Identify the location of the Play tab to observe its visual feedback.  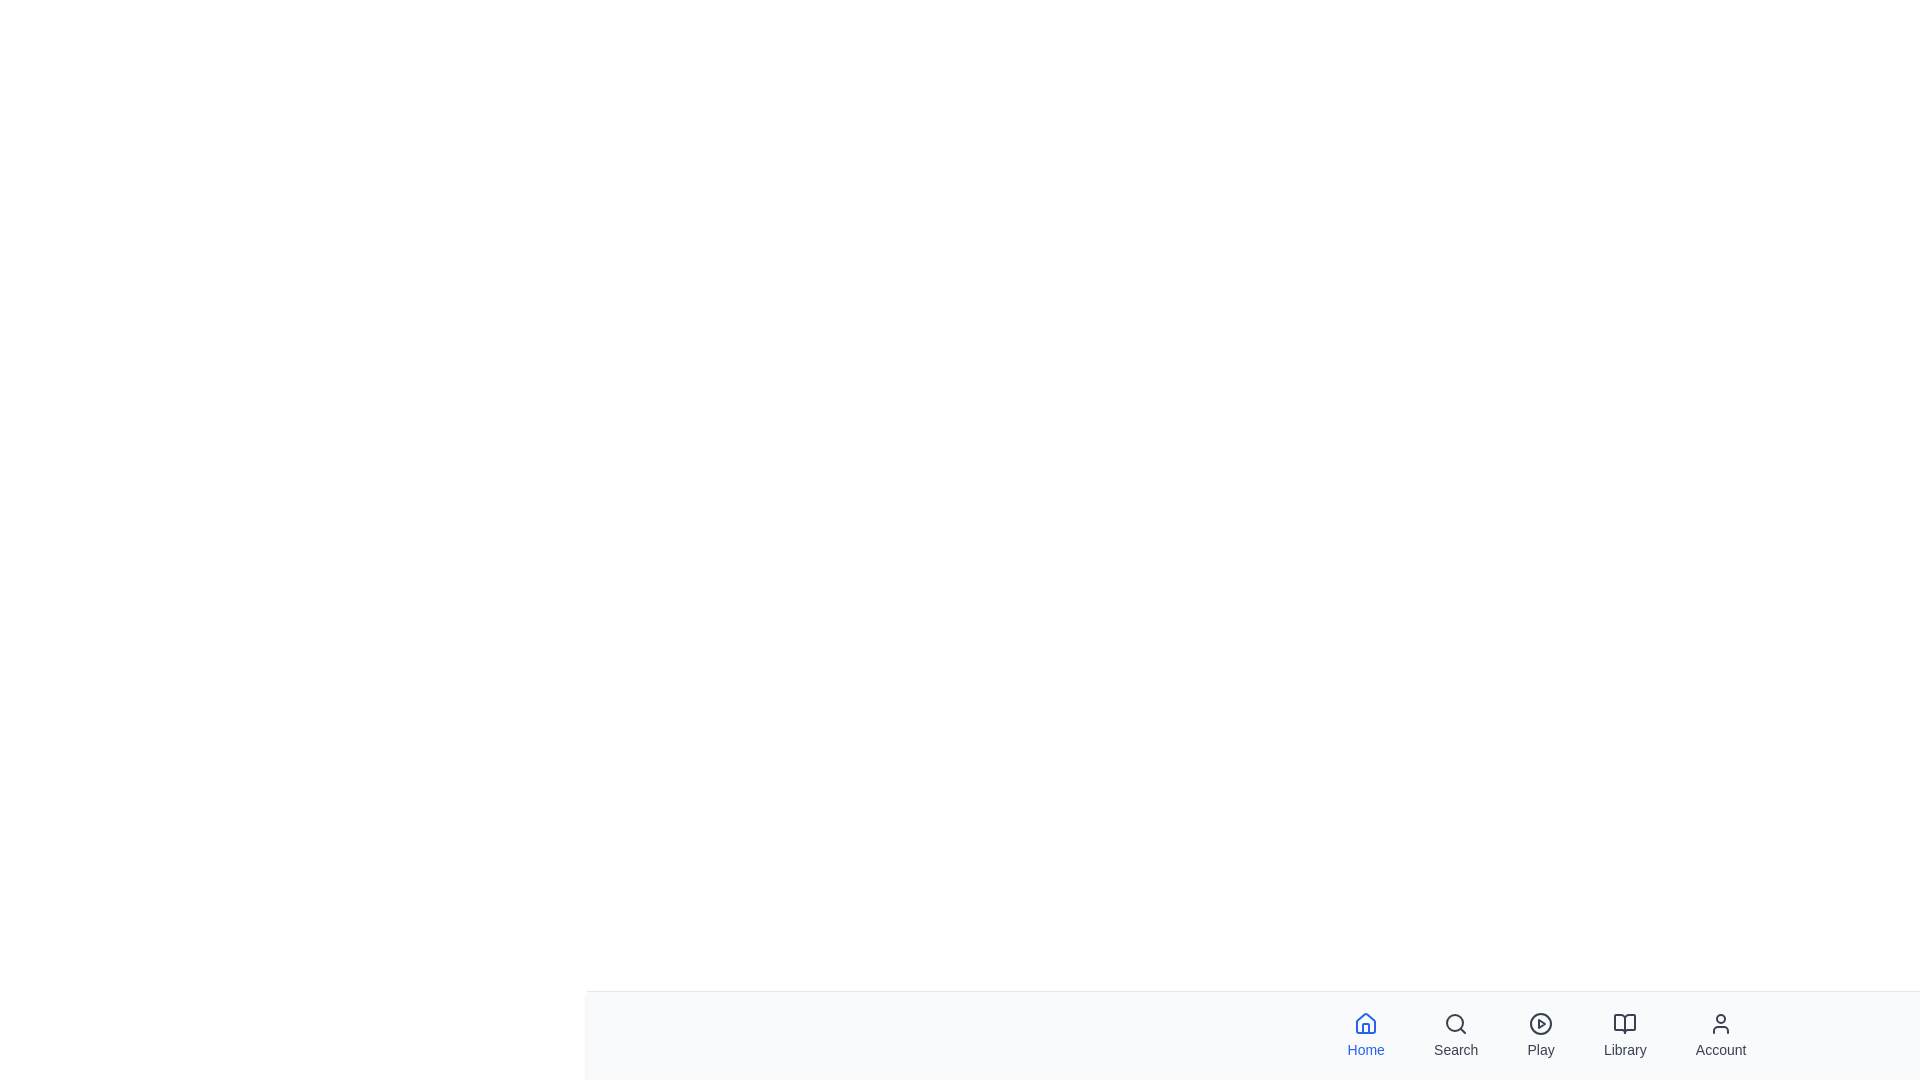
(1539, 1035).